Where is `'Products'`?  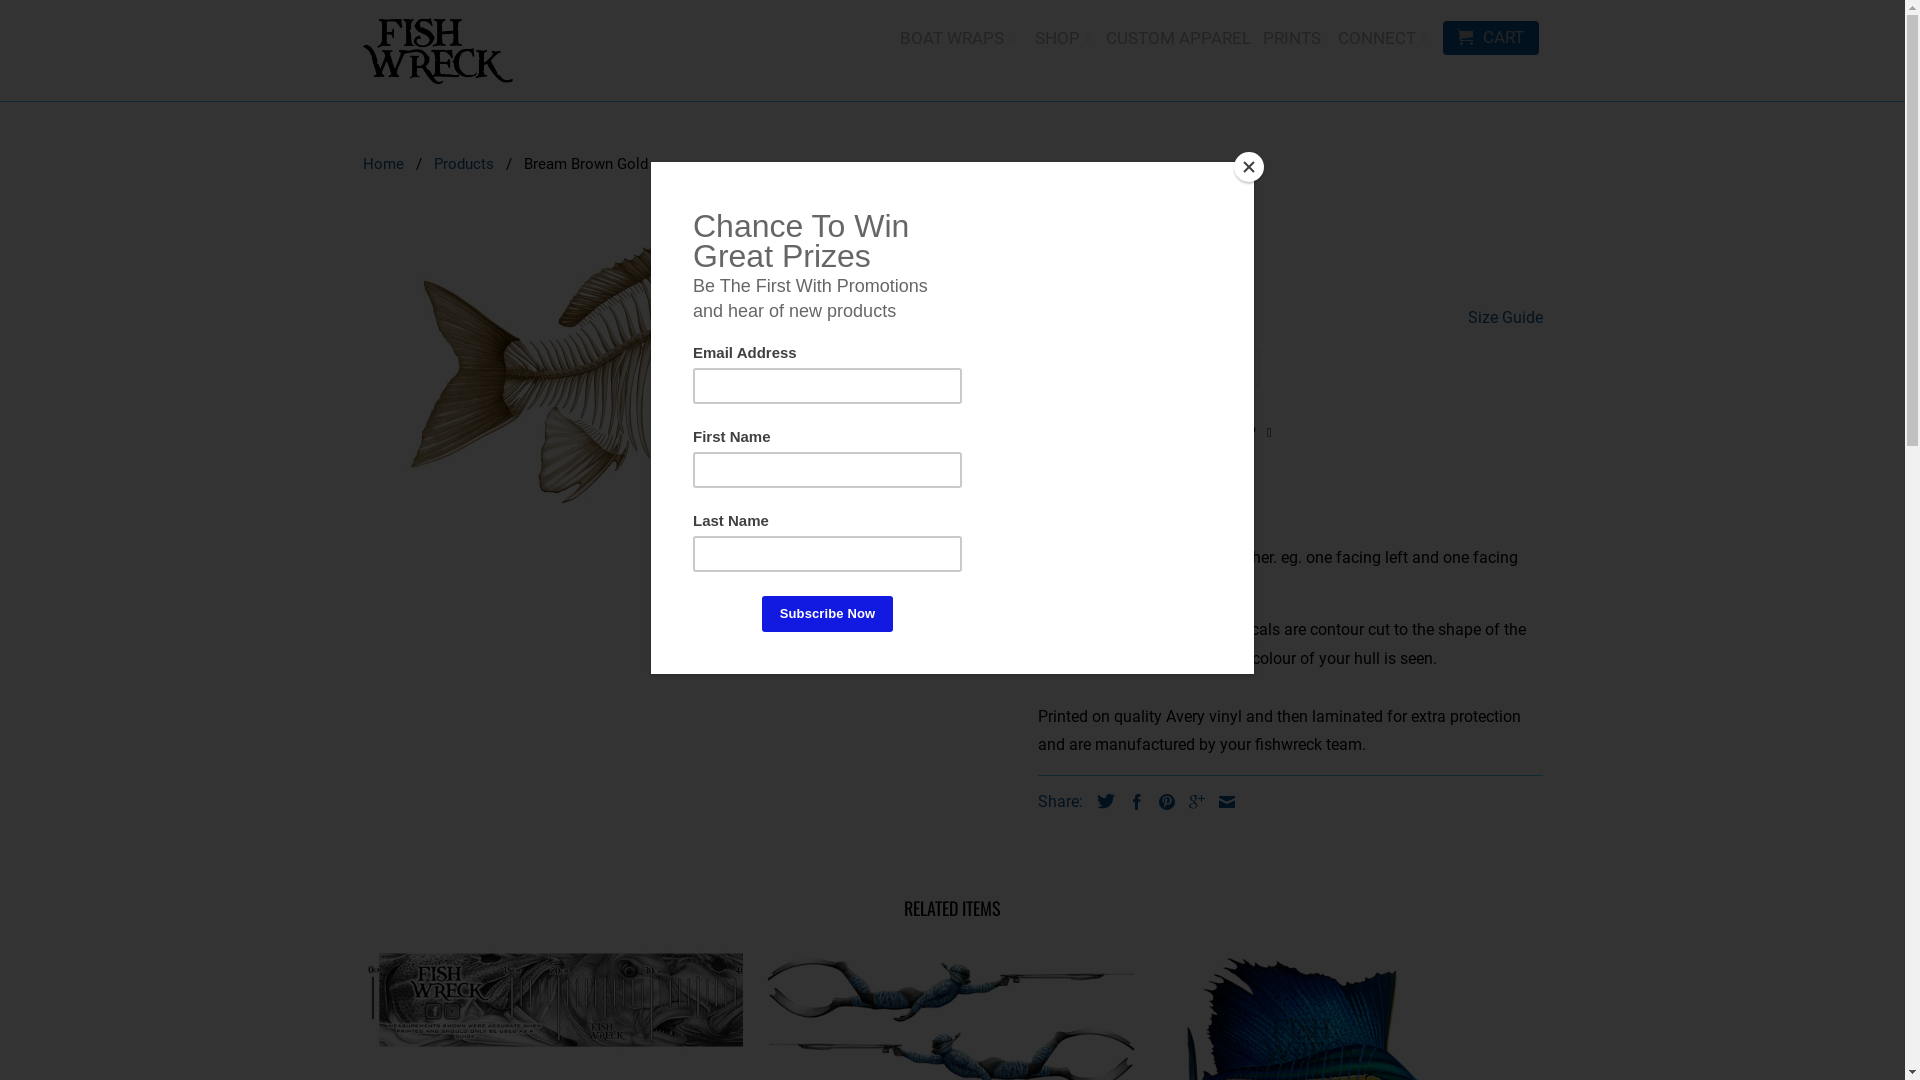
'Products' is located at coordinates (432, 163).